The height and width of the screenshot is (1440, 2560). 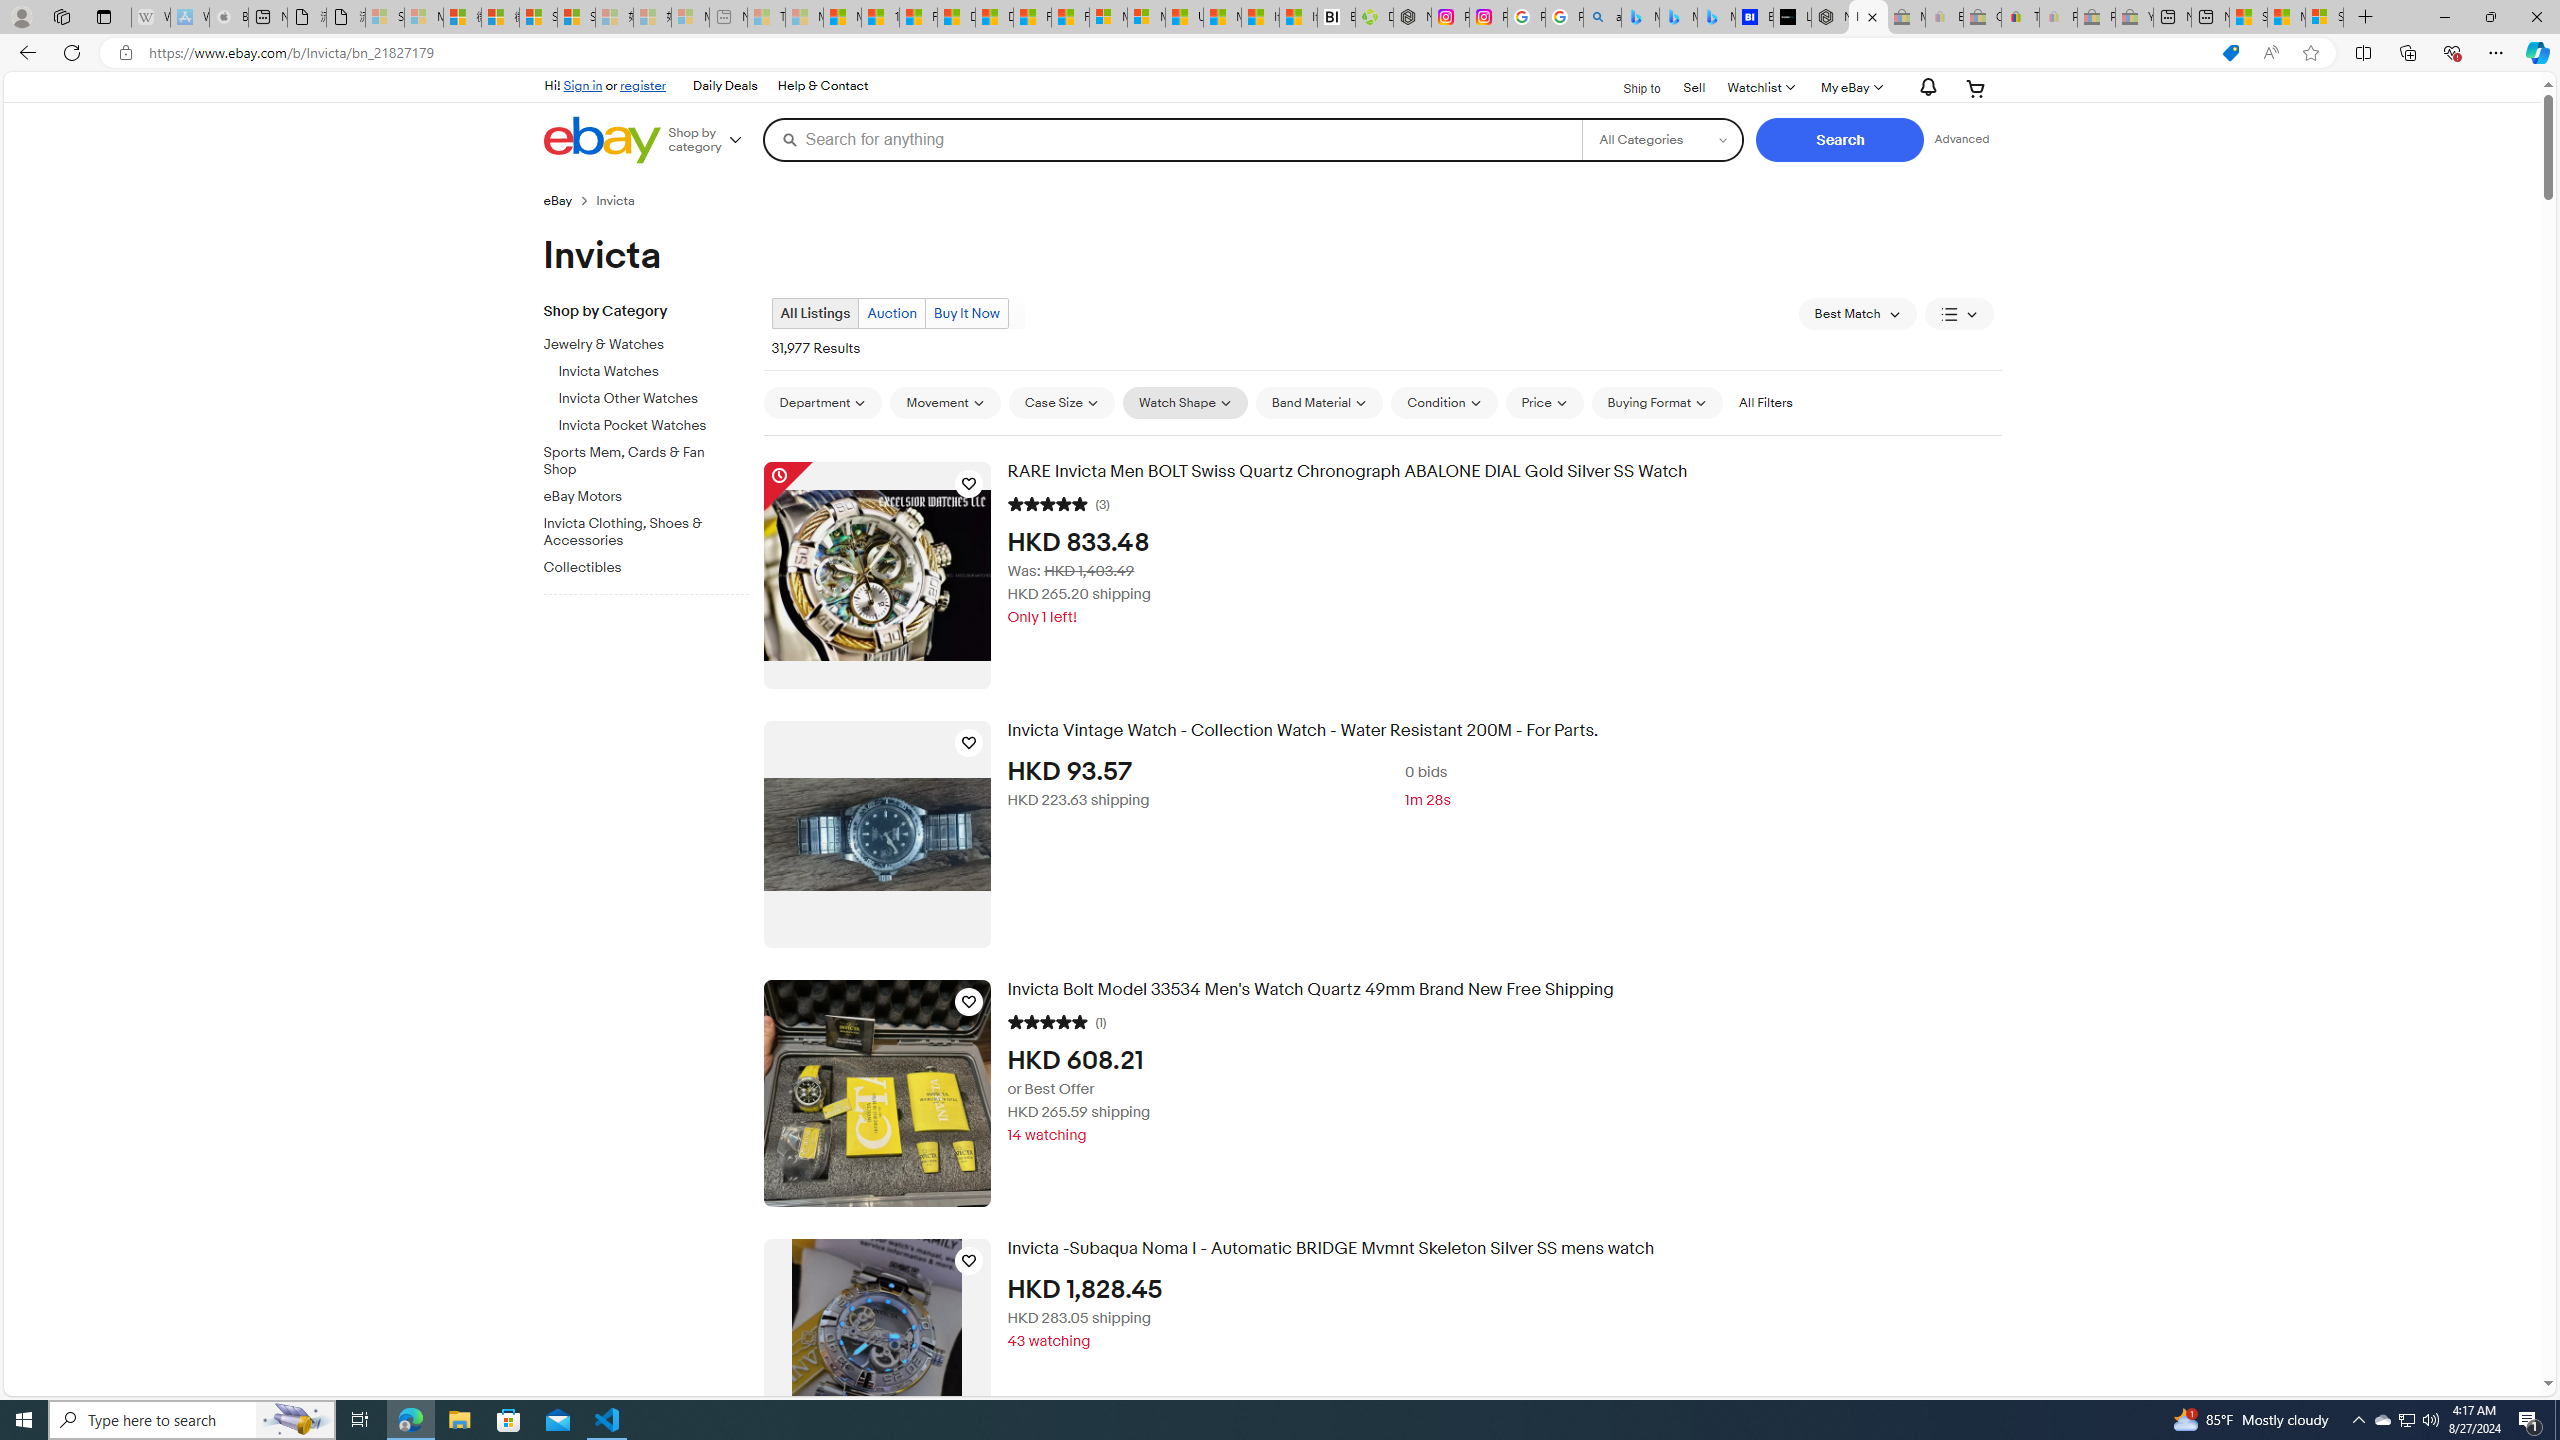 I want to click on 'Invicta Clothing, Shoes & Accessories', so click(x=637, y=532).